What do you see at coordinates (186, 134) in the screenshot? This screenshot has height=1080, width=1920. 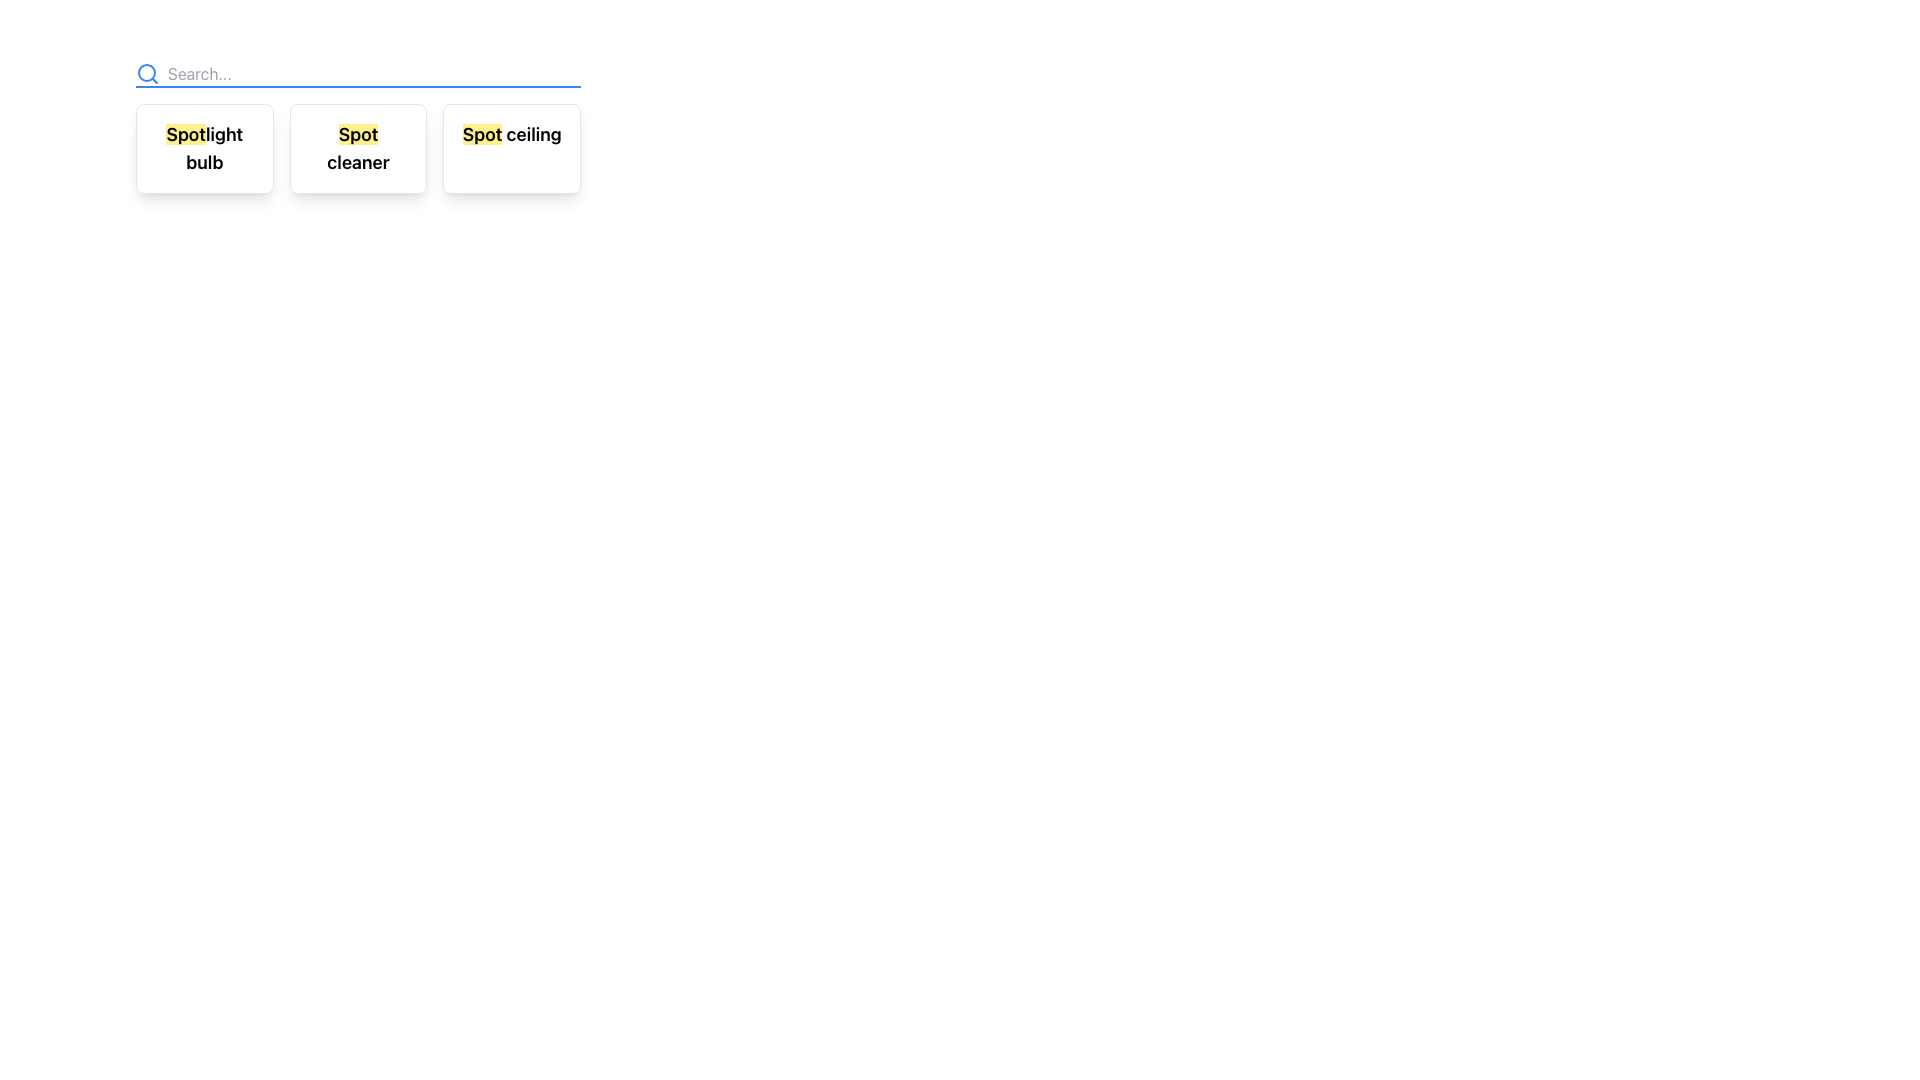 I see `the highlighted content of the text label displaying the word 'Spot' with a yellow background, which is the first word in the phrase 'Spotlight bulb.'` at bounding box center [186, 134].